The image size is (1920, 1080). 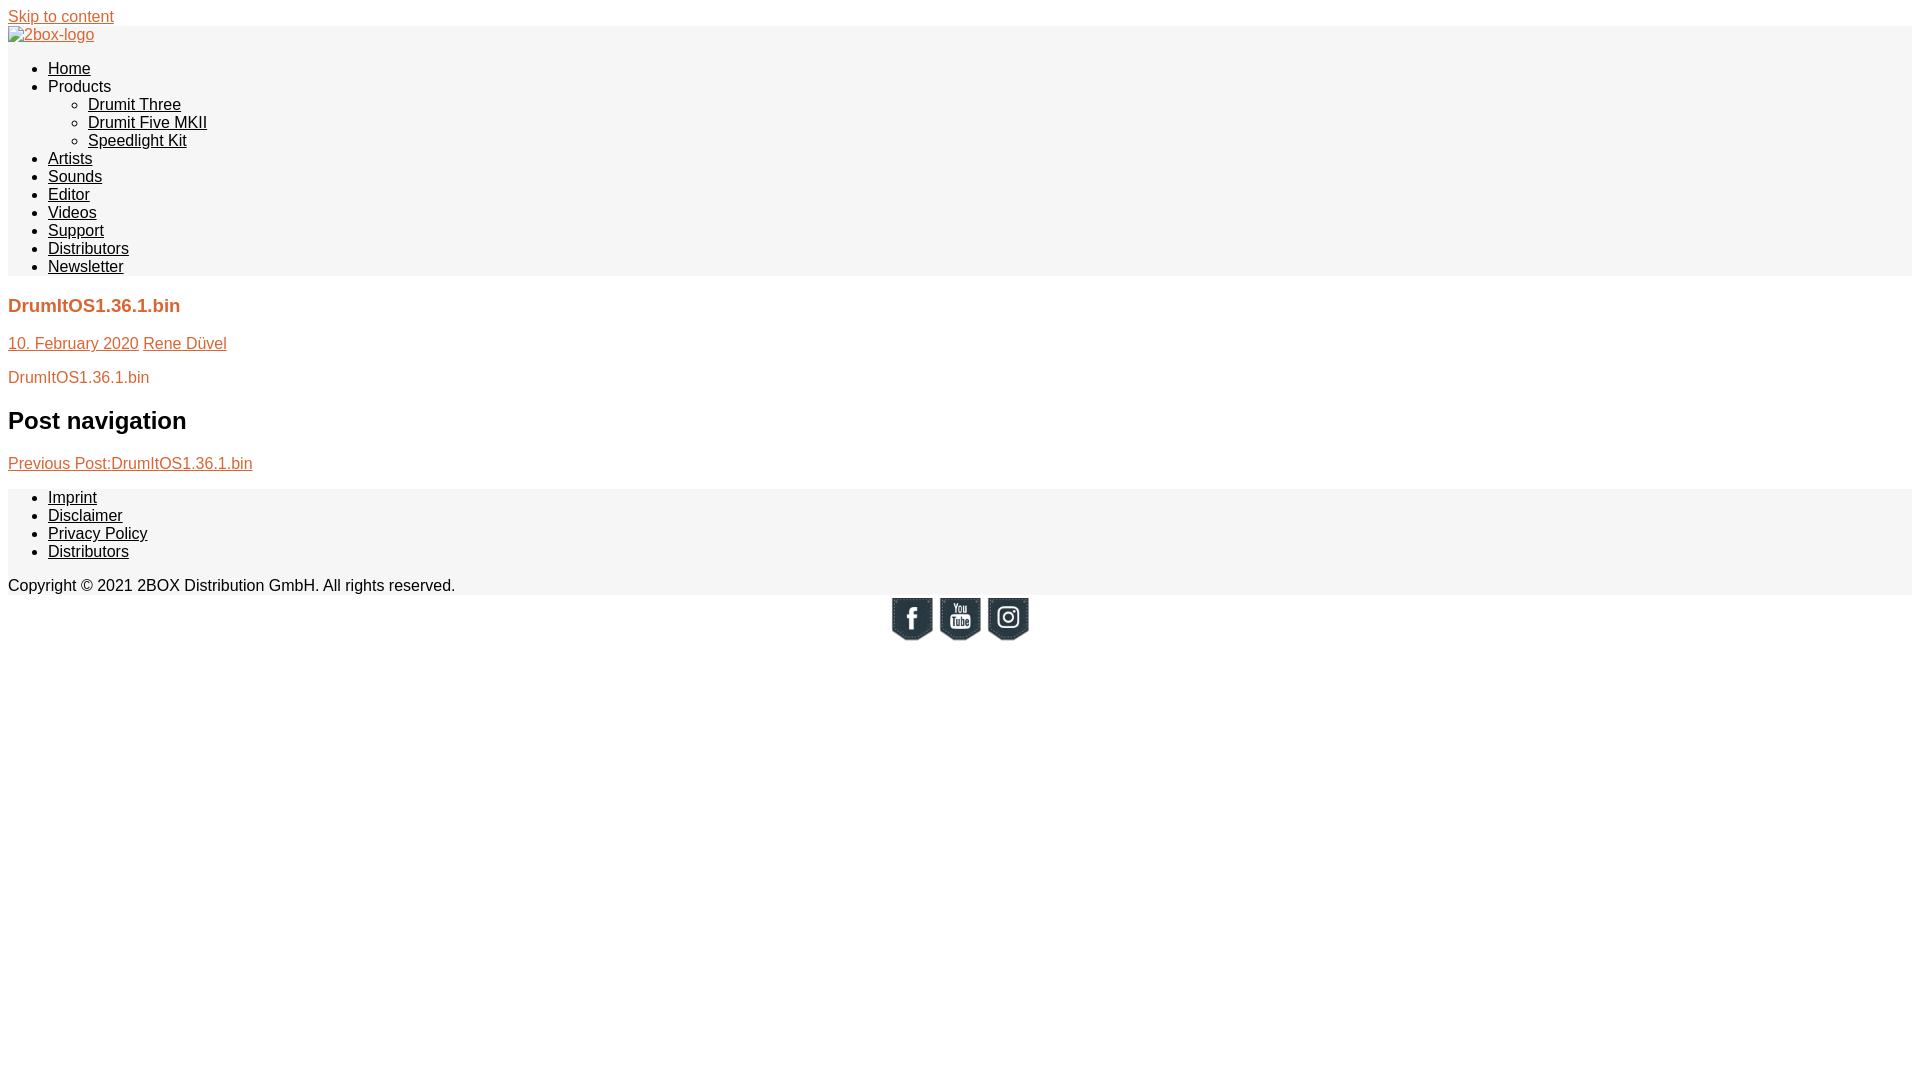 I want to click on 'Drumit Five MKII', so click(x=146, y=122).